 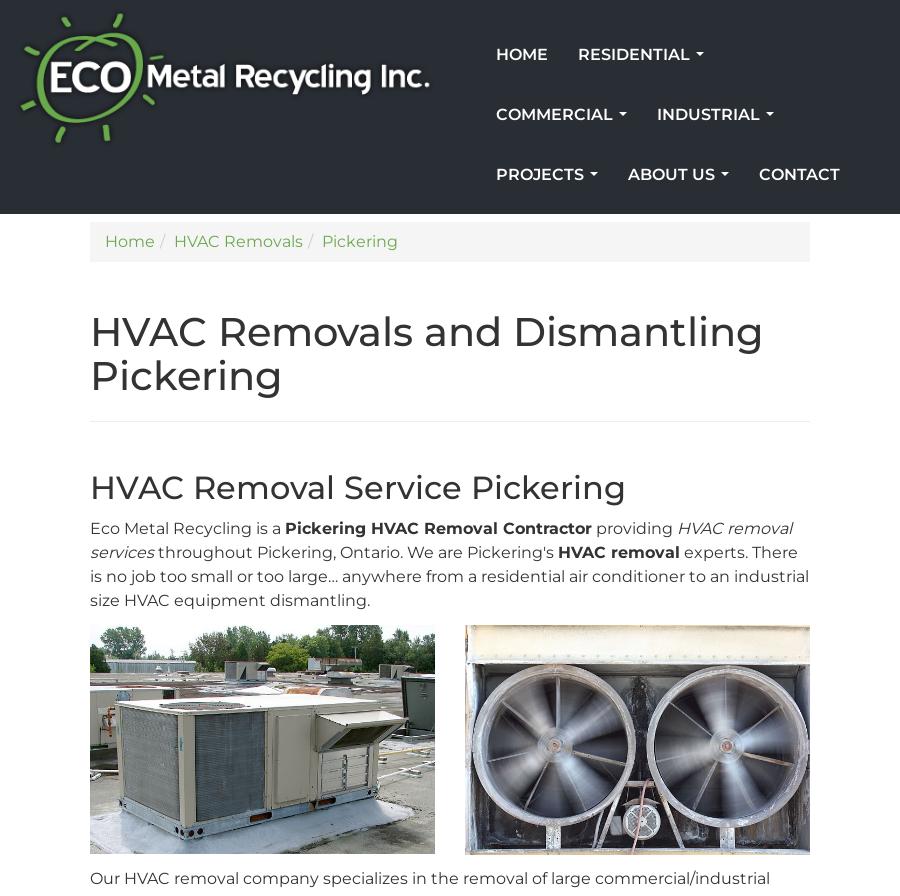 What do you see at coordinates (360, 241) in the screenshot?
I see `'Pickering'` at bounding box center [360, 241].